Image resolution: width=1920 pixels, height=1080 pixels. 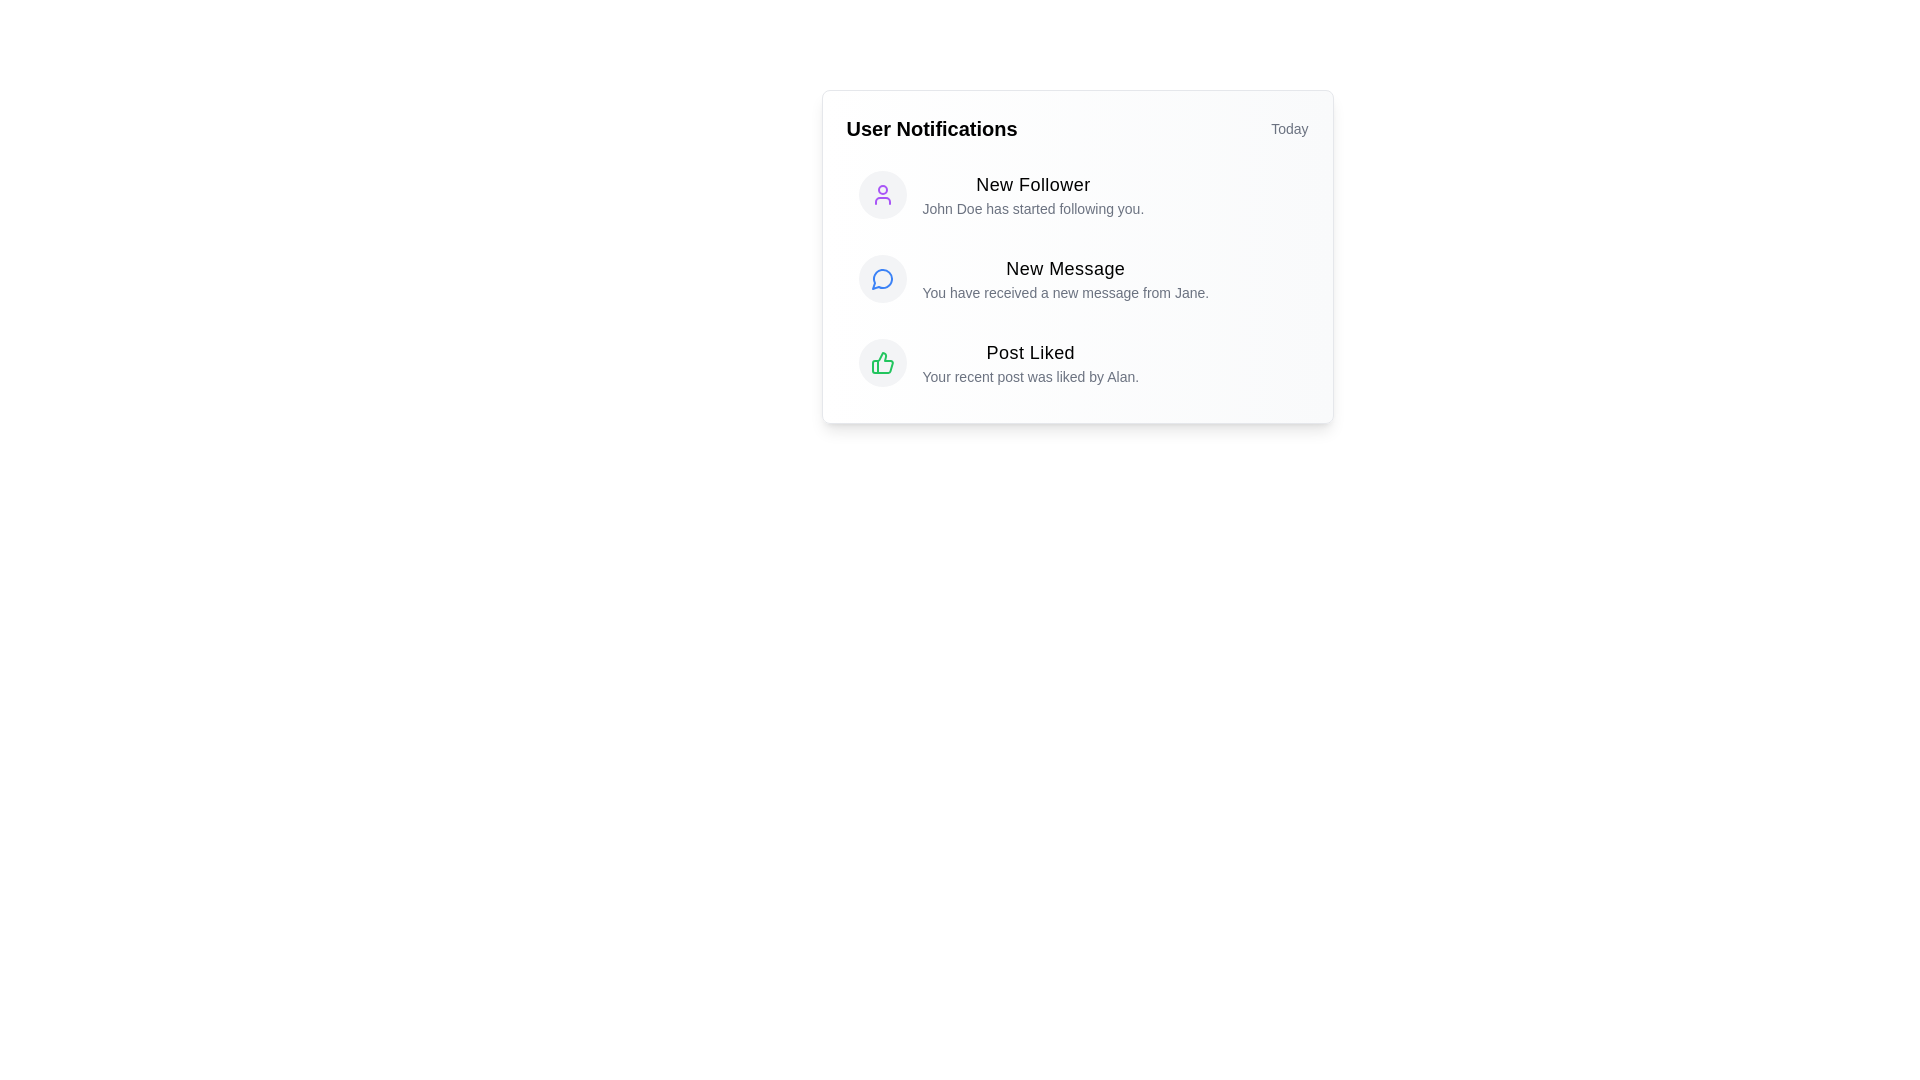 What do you see at coordinates (881, 362) in the screenshot?
I see `the thumbs-up icon representing approval or like action next to the 'Post Liked' label in the bottom-most notification entry of the 'User Notifications' list` at bounding box center [881, 362].